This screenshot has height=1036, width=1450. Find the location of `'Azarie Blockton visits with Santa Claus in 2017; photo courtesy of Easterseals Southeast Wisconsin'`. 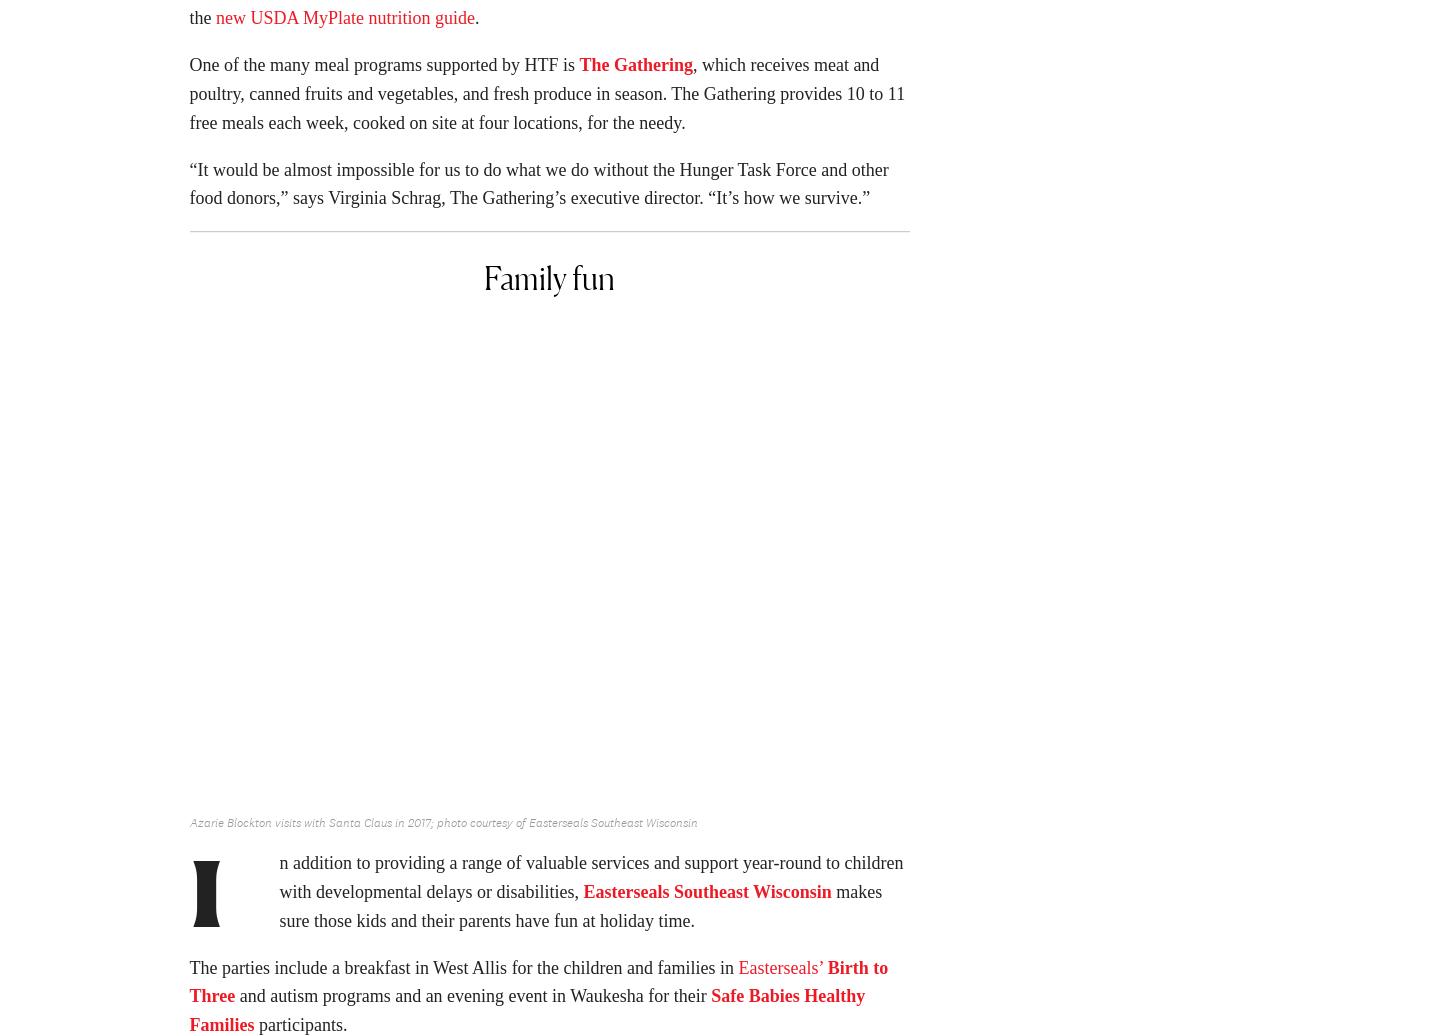

'Azarie Blockton visits with Santa Claus in 2017; photo courtesy of Easterseals Southeast Wisconsin' is located at coordinates (441, 829).